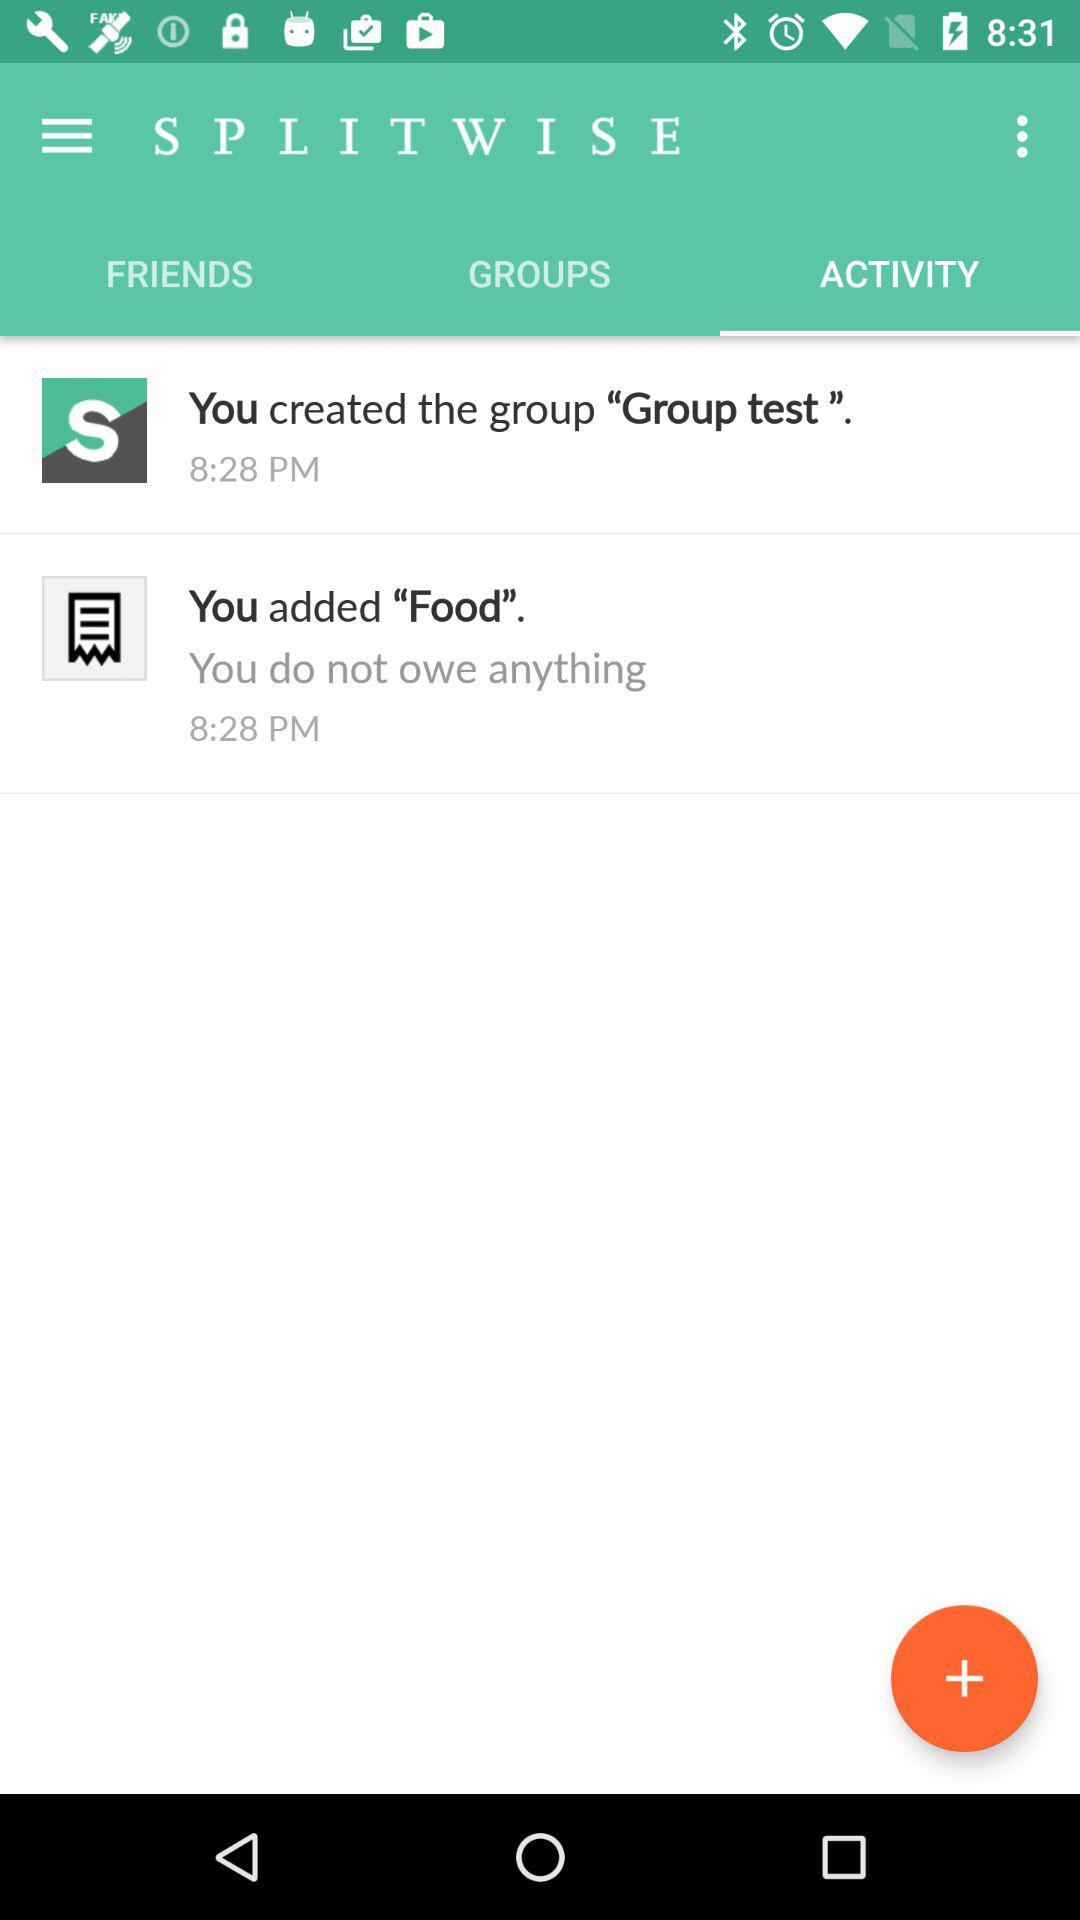 The width and height of the screenshot is (1080, 1920). What do you see at coordinates (963, 1678) in the screenshot?
I see `the add icon` at bounding box center [963, 1678].